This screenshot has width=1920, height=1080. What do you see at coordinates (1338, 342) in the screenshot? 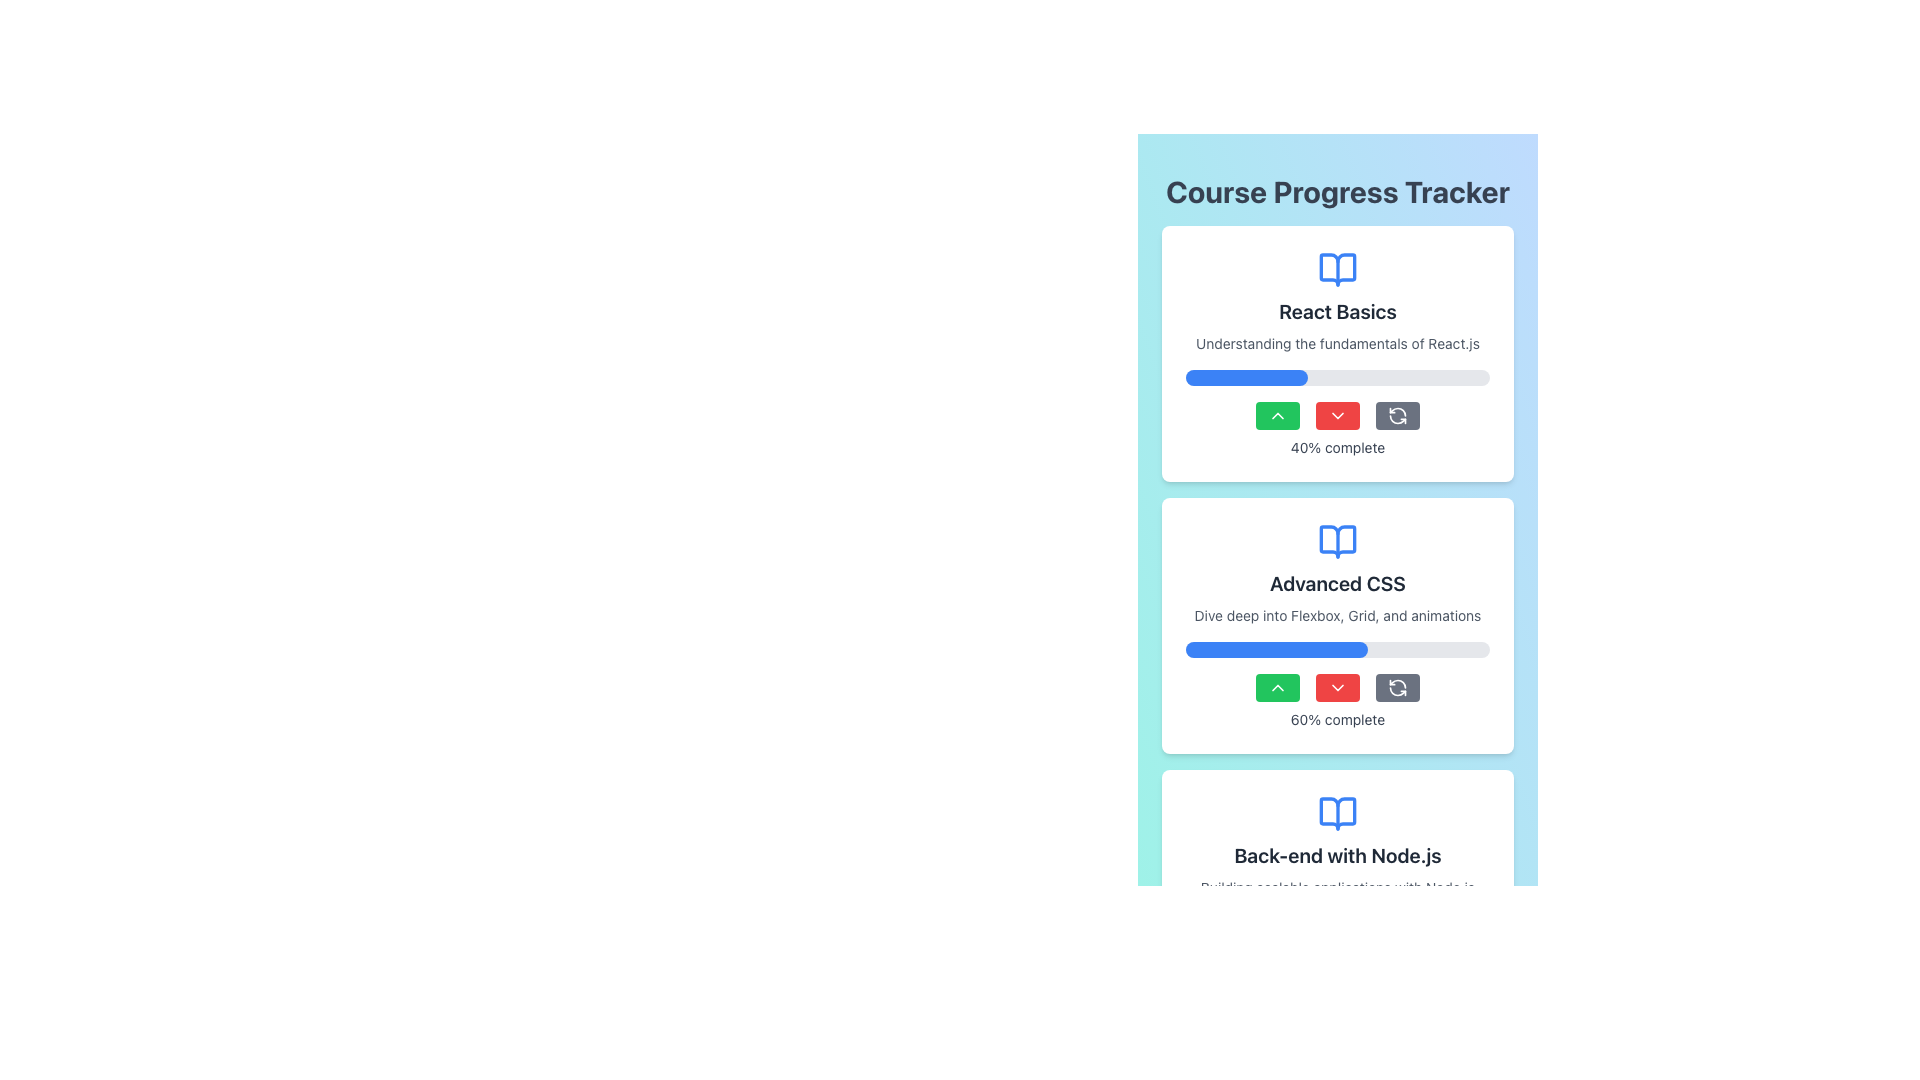
I see `the supplemental information text in the 'React Basics' card, which is the second text block below the main title 'React Basics' and above the progress bar` at bounding box center [1338, 342].